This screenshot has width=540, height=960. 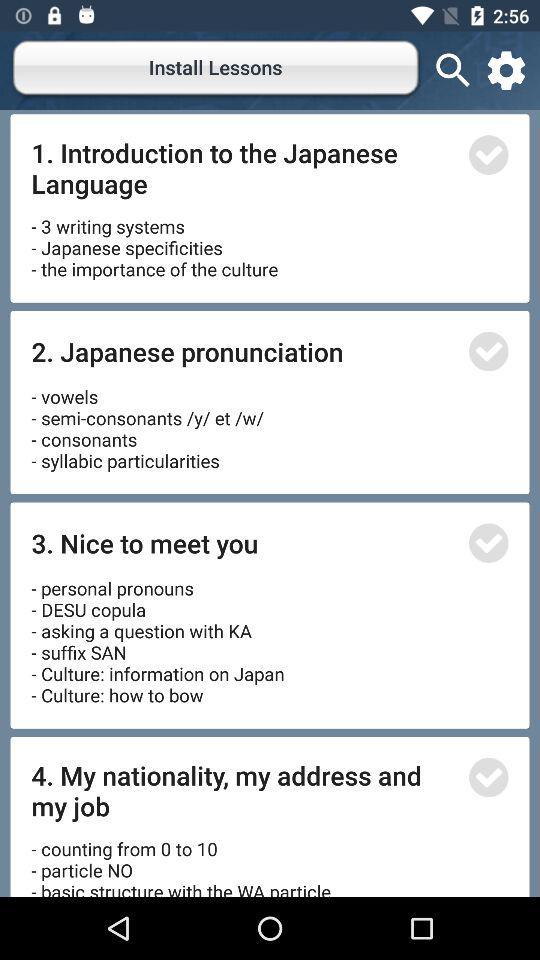 I want to click on 1 introduction to, so click(x=243, y=167).